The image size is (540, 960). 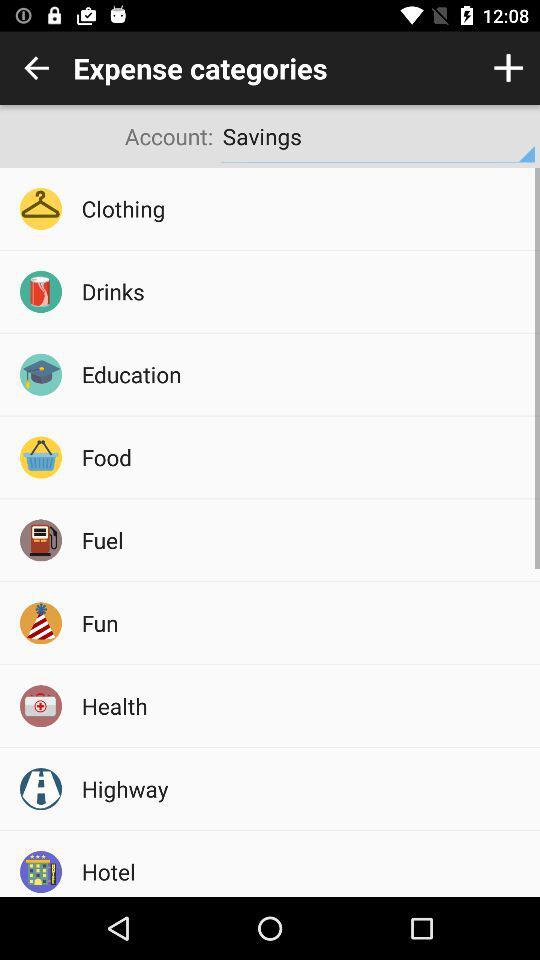 What do you see at coordinates (508, 68) in the screenshot?
I see `icon right to the header text` at bounding box center [508, 68].